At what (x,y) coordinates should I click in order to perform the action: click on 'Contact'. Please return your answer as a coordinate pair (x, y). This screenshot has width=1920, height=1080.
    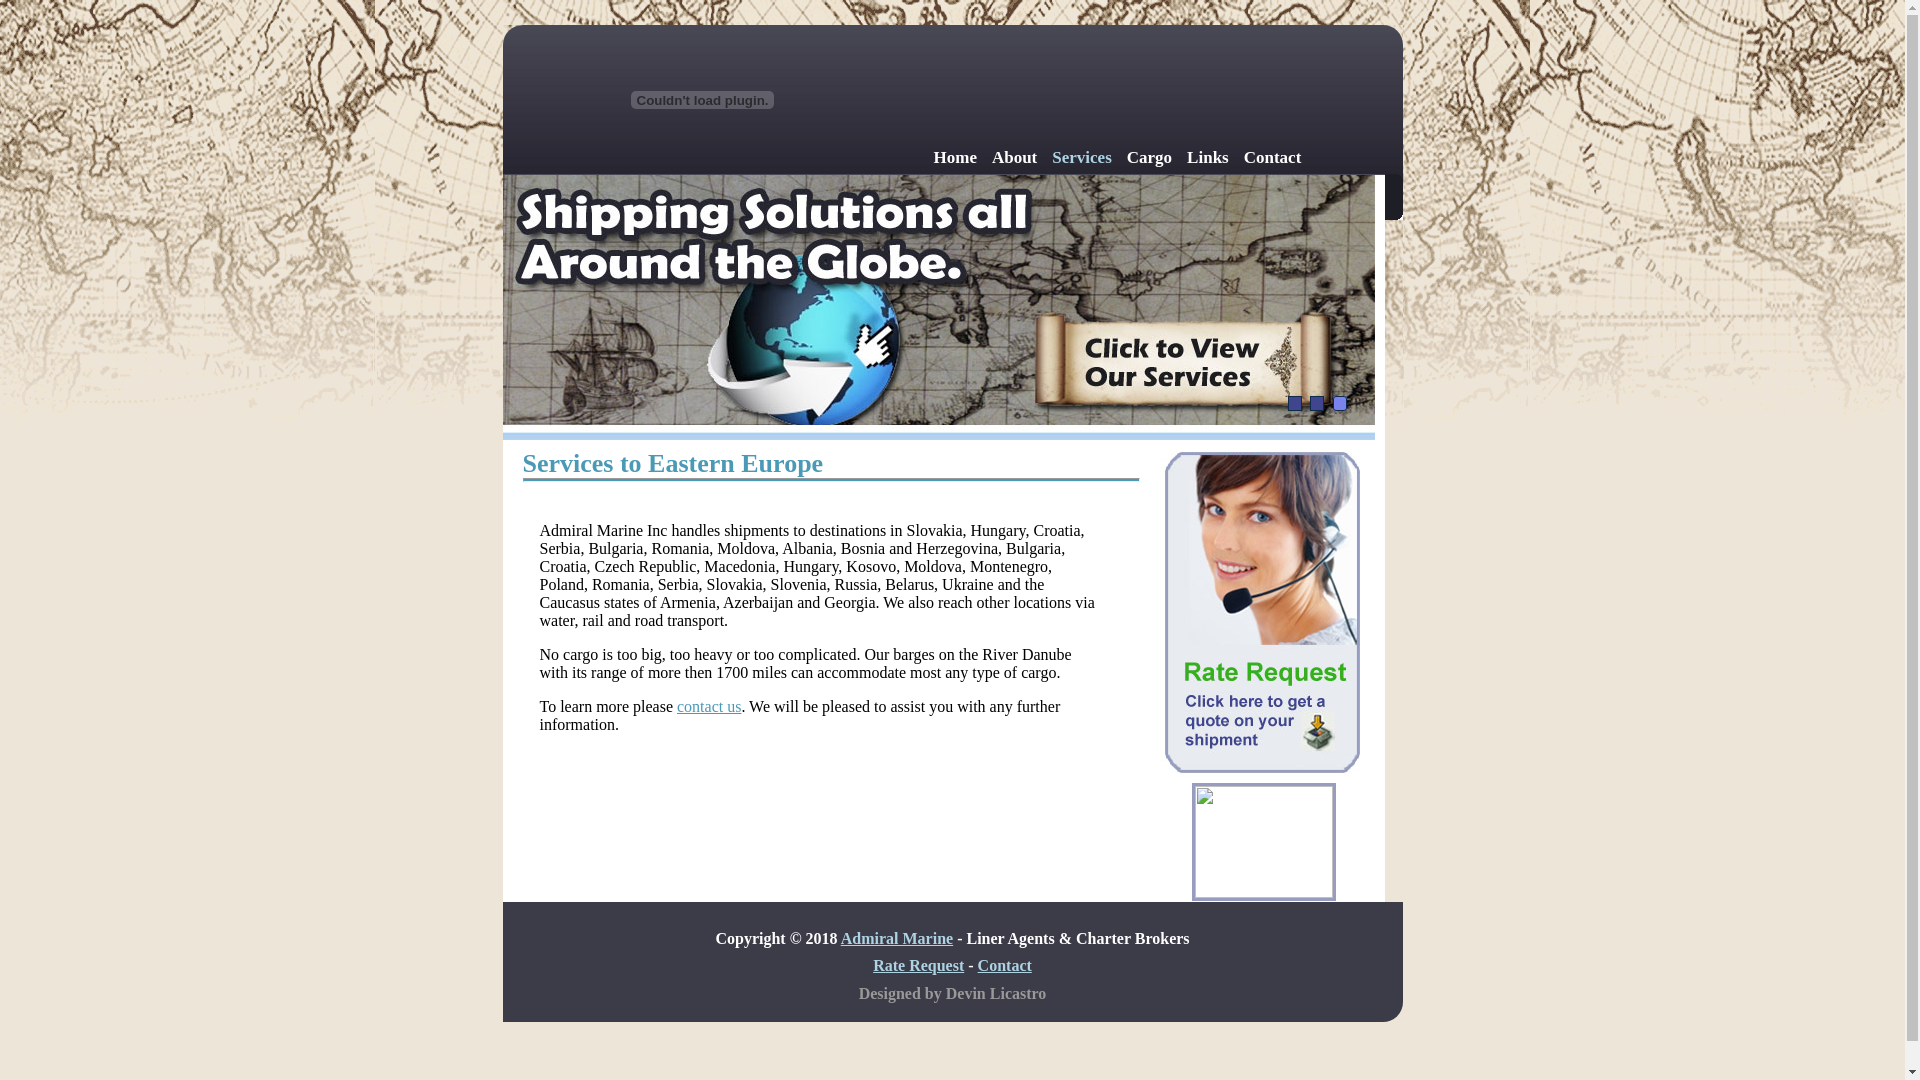
    Looking at the image, I should click on (1004, 964).